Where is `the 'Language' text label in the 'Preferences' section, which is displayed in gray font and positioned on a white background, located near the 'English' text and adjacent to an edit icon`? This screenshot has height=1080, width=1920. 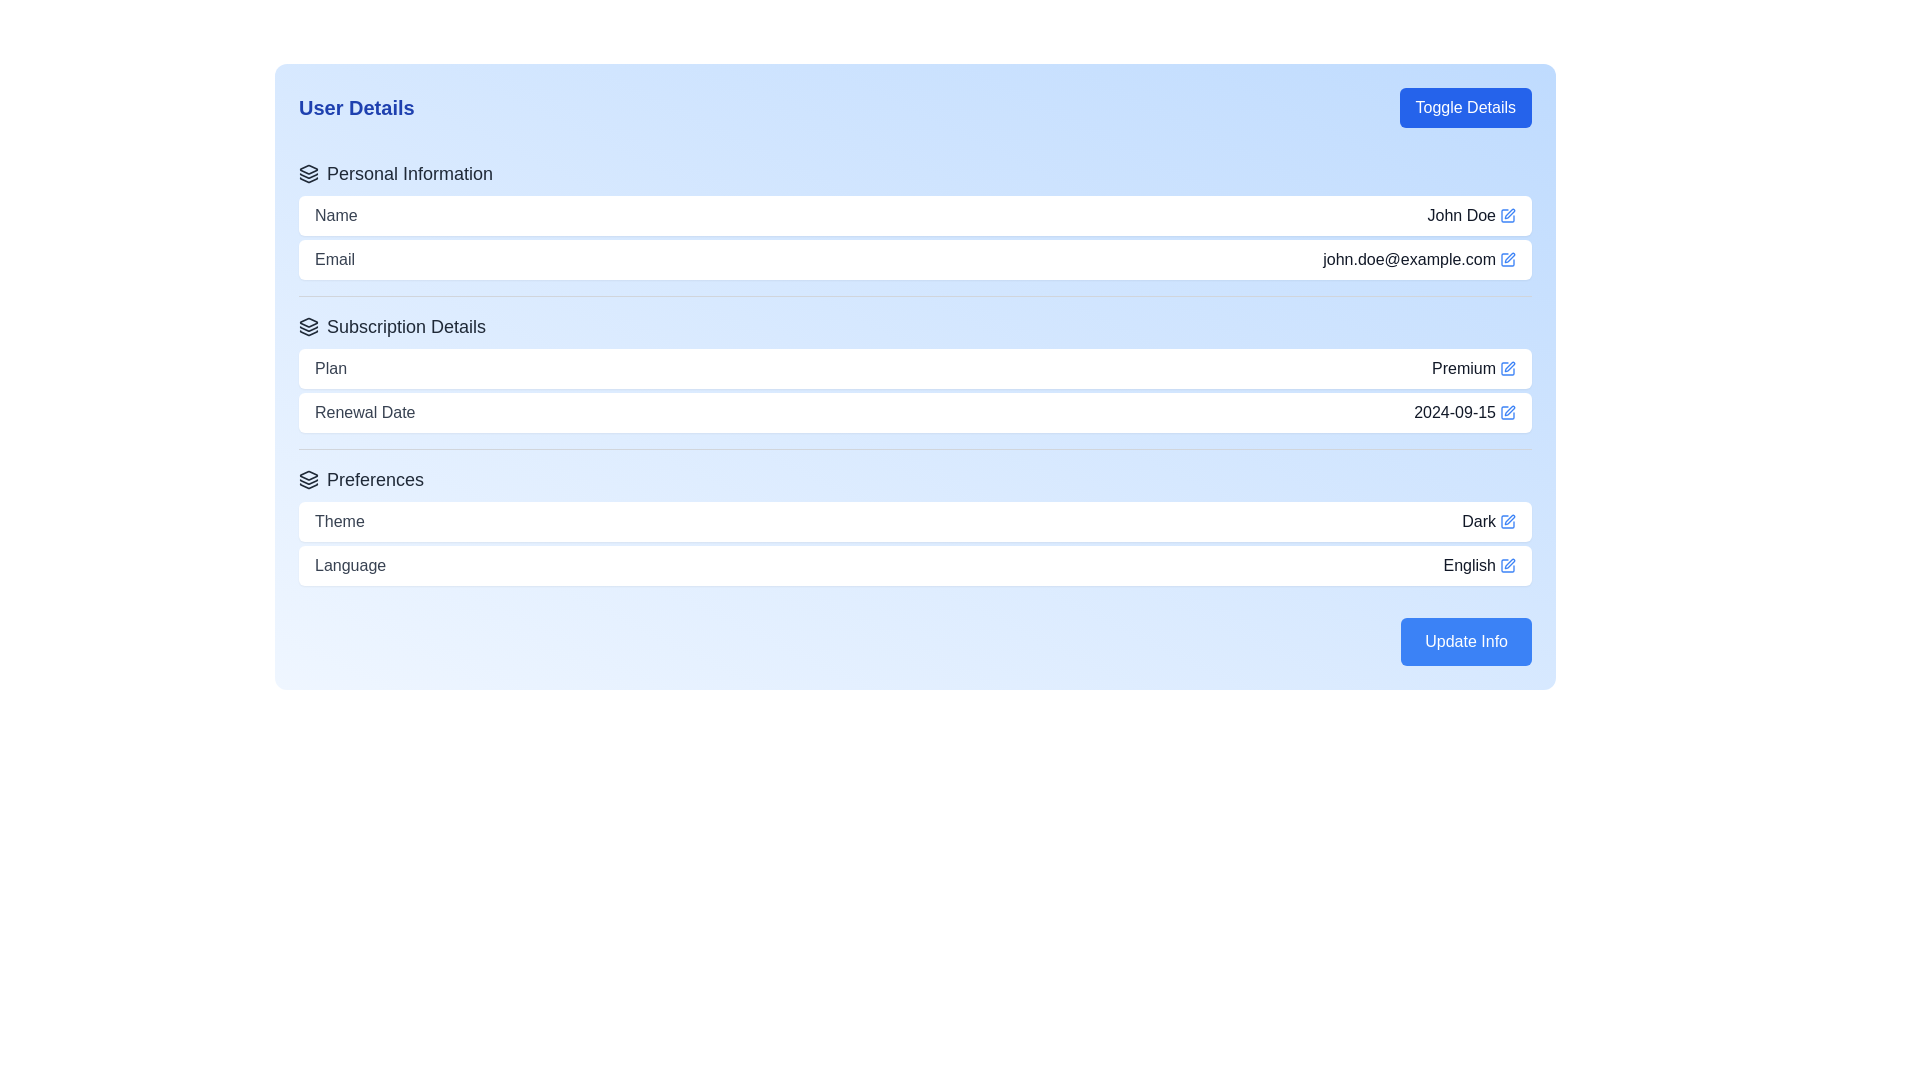 the 'Language' text label in the 'Preferences' section, which is displayed in gray font and positioned on a white background, located near the 'English' text and adjacent to an edit icon is located at coordinates (350, 566).